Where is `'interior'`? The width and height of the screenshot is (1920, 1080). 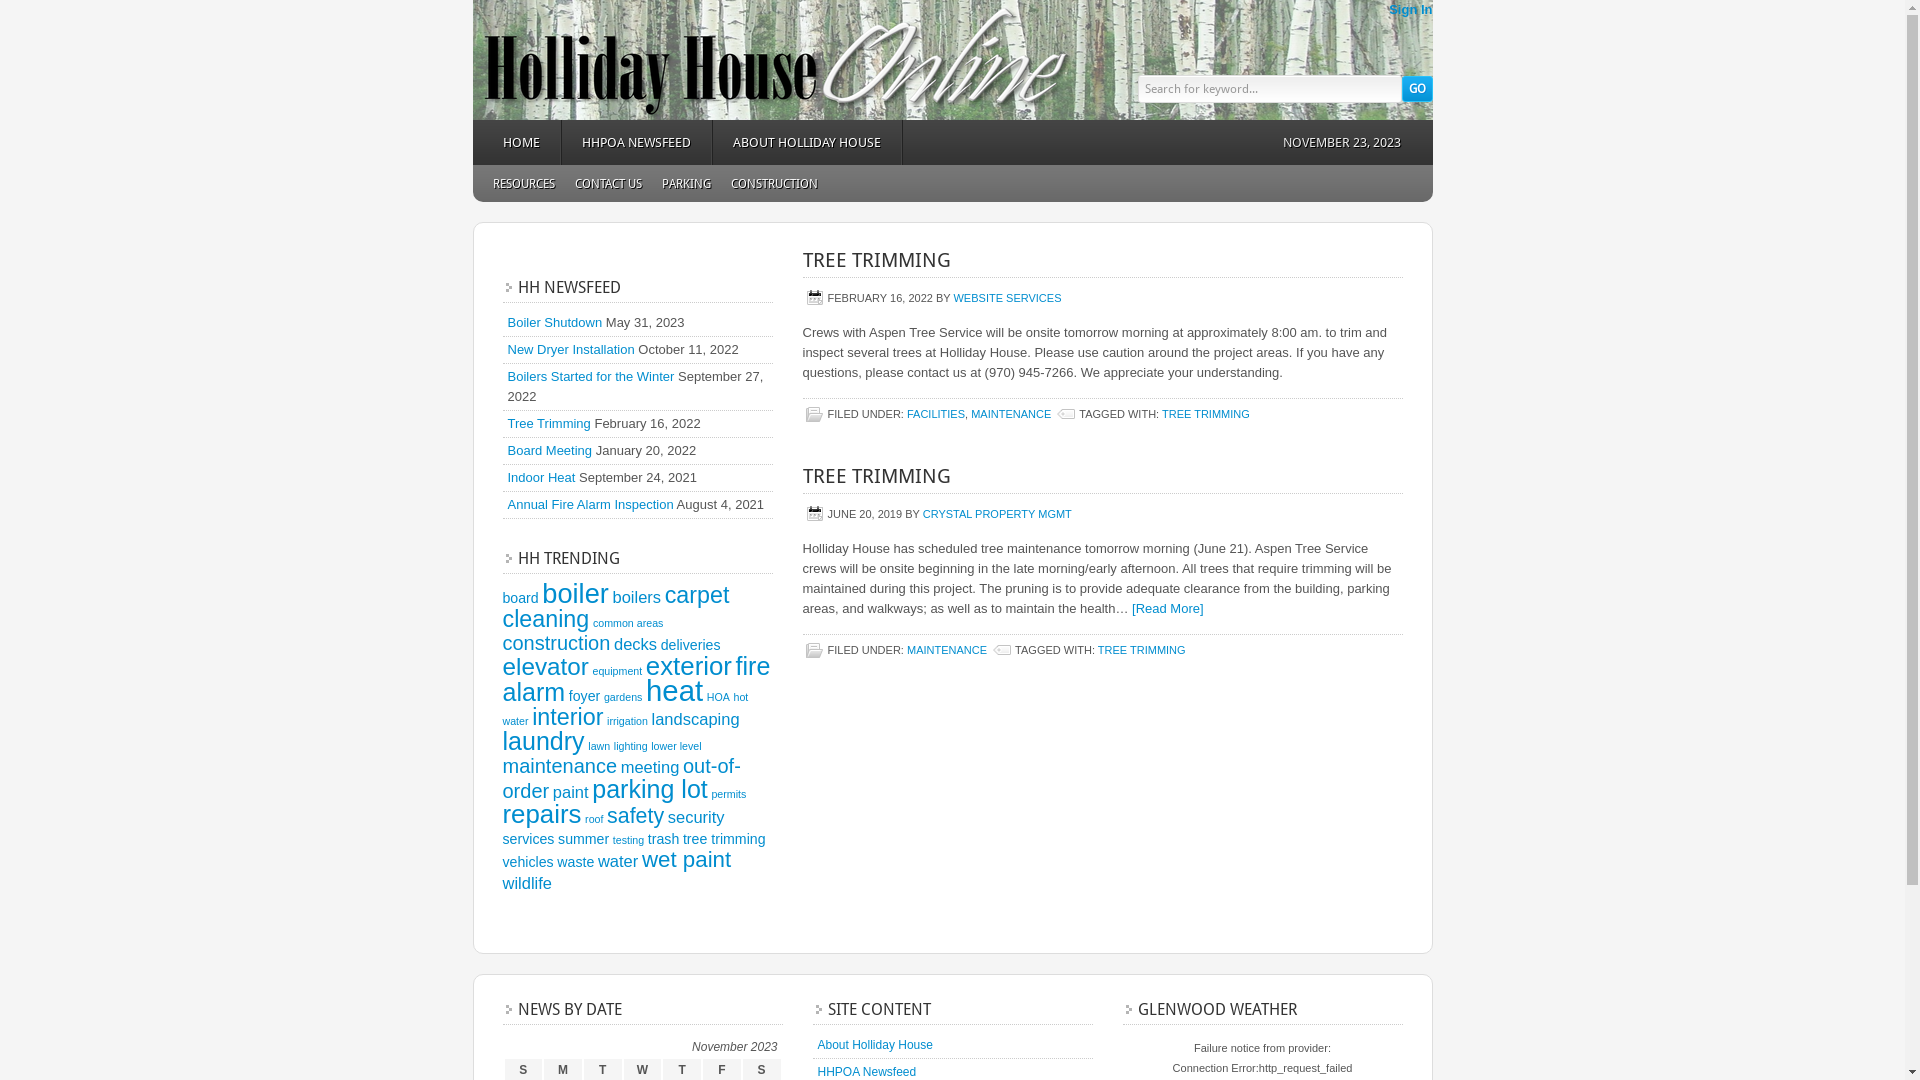 'interior' is located at coordinates (566, 716).